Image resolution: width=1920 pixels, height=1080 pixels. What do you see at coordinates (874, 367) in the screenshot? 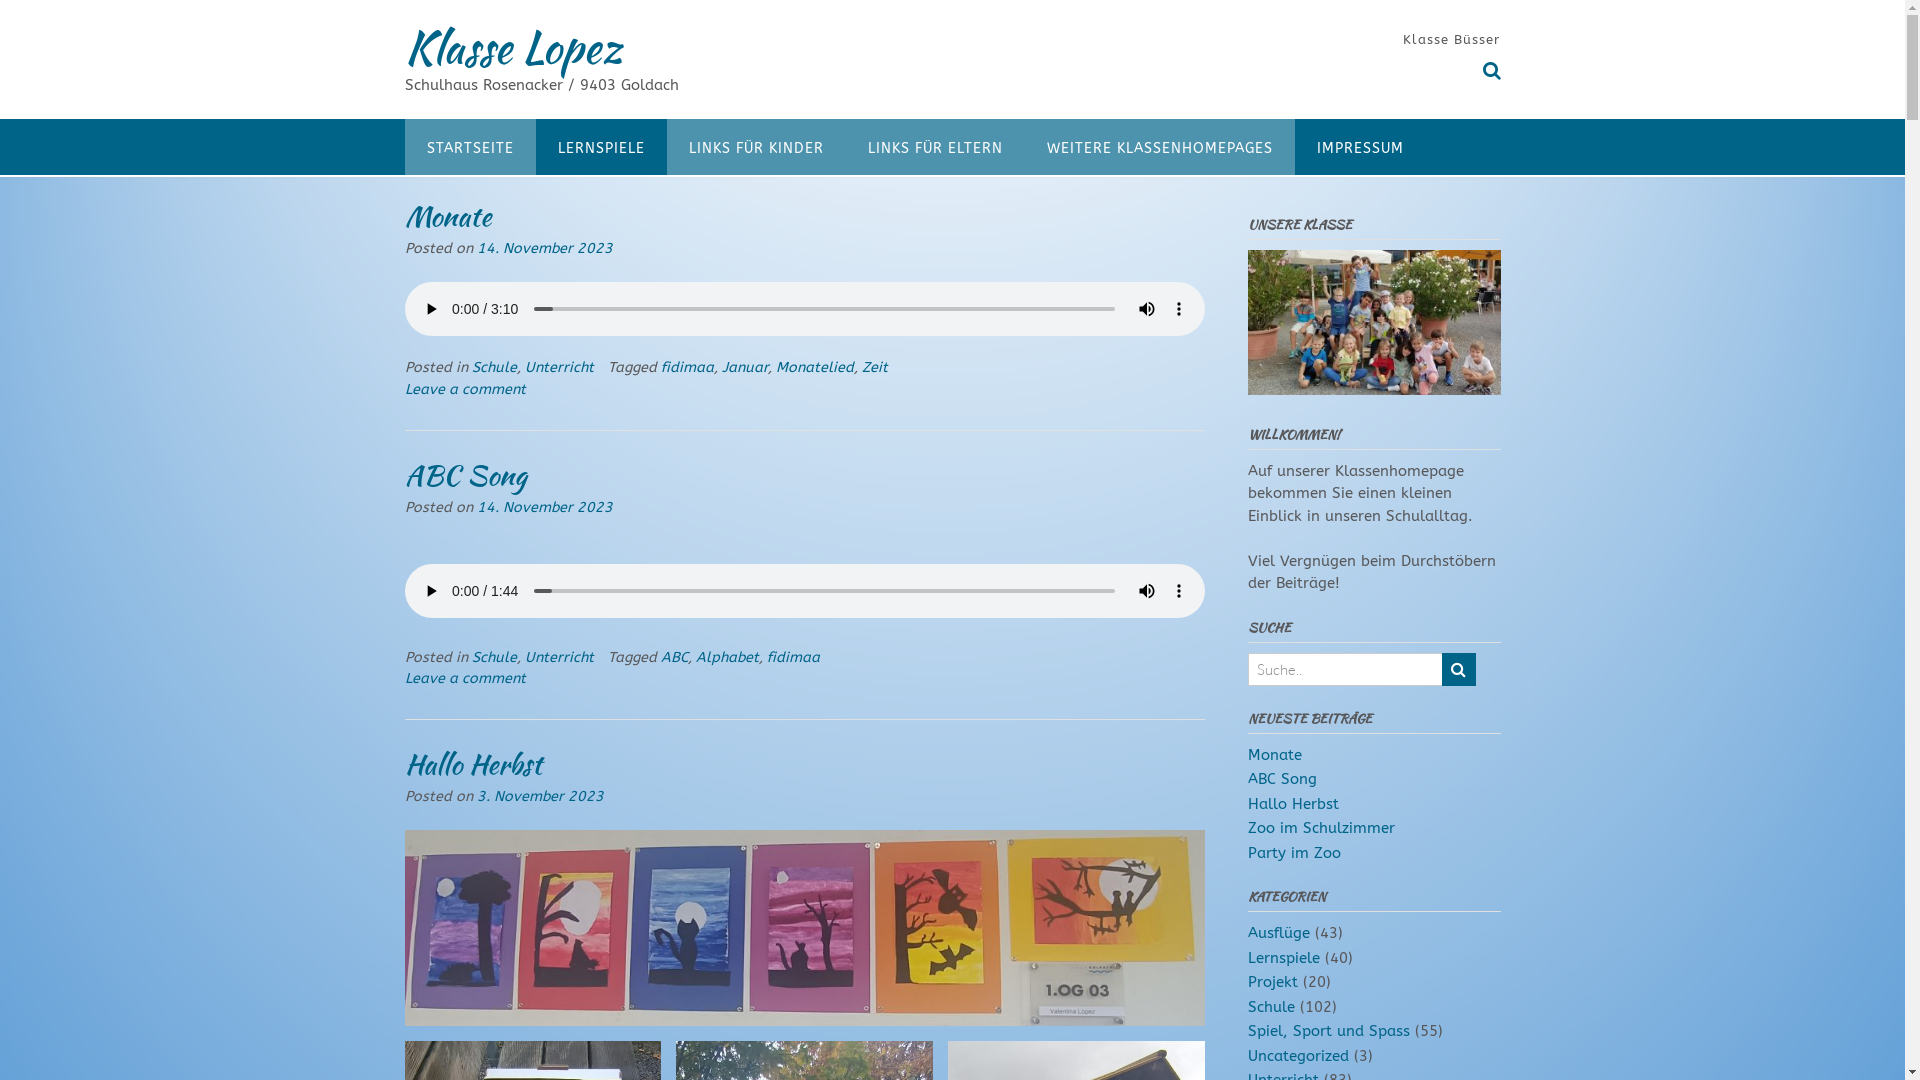
I see `'Zeit'` at bounding box center [874, 367].